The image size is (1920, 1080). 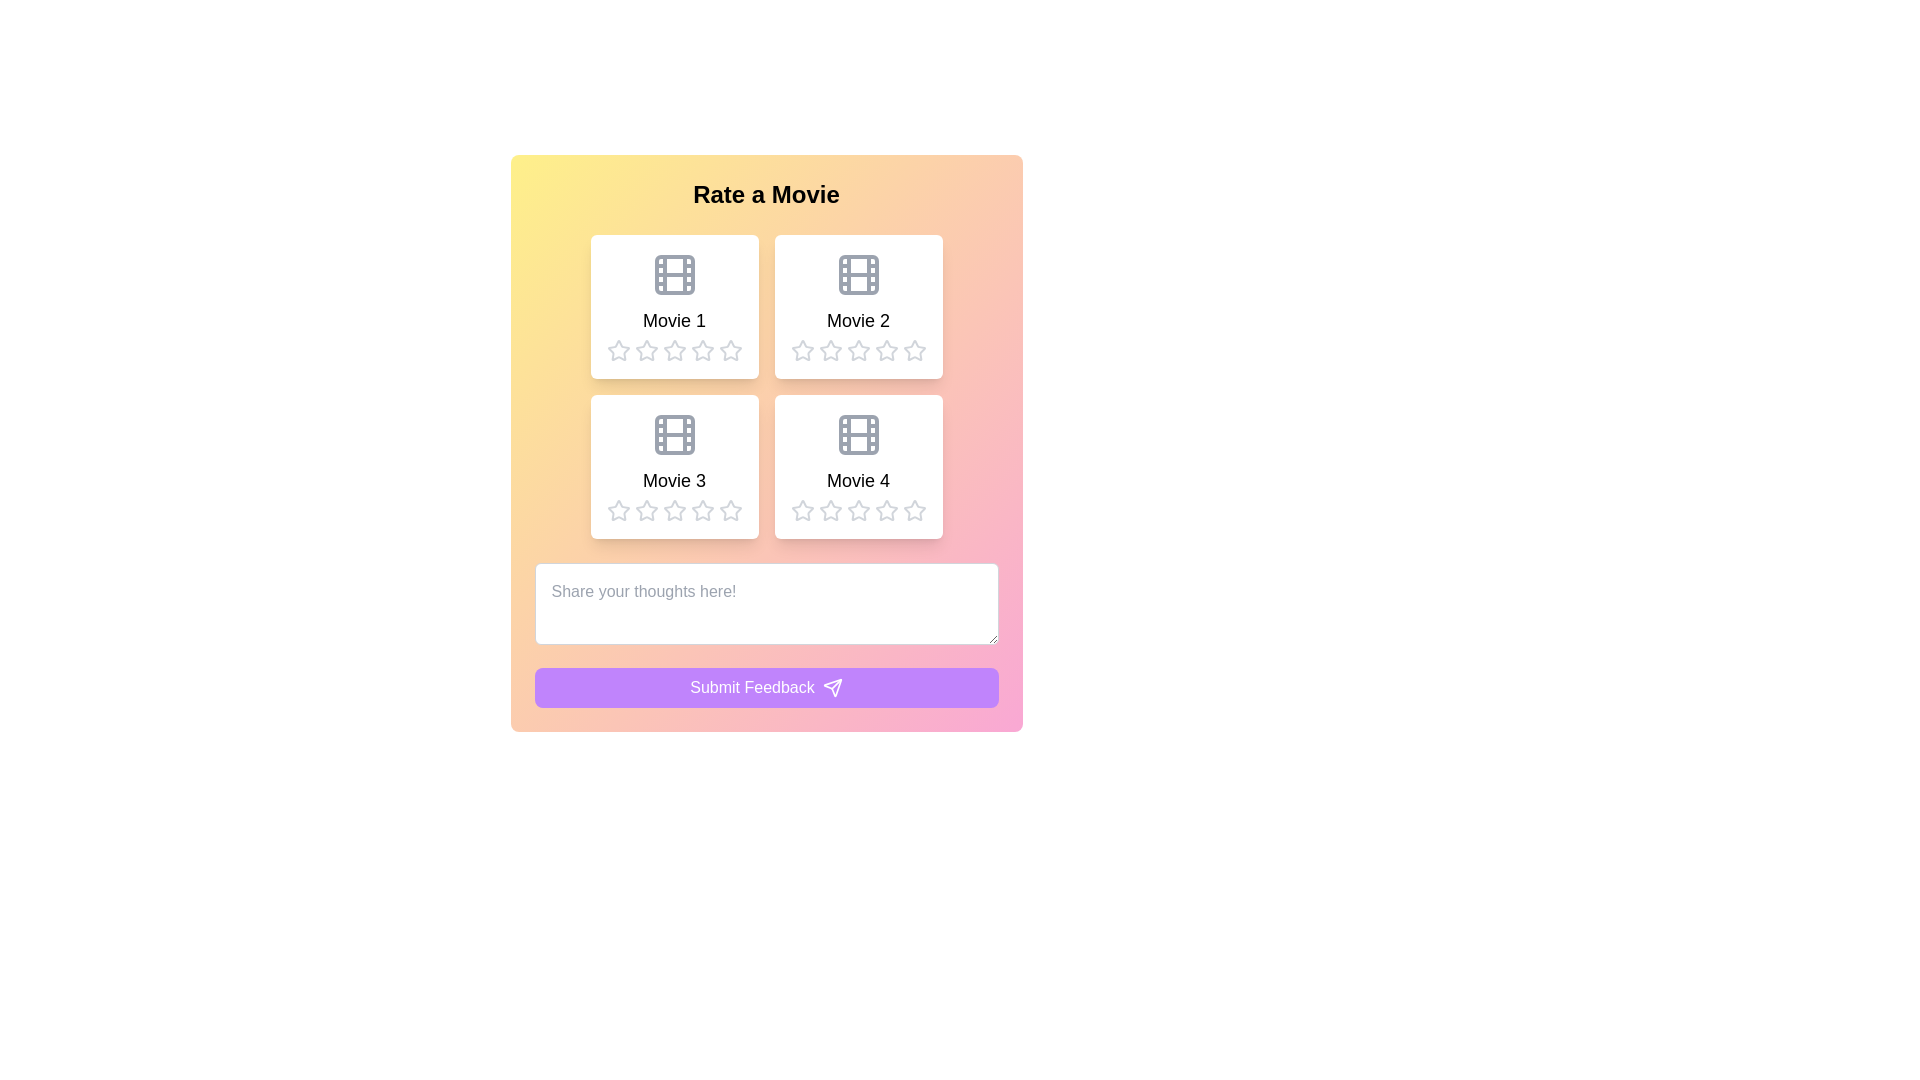 I want to click on the second star icon in the rating system for 'Movie 2', so click(x=830, y=349).